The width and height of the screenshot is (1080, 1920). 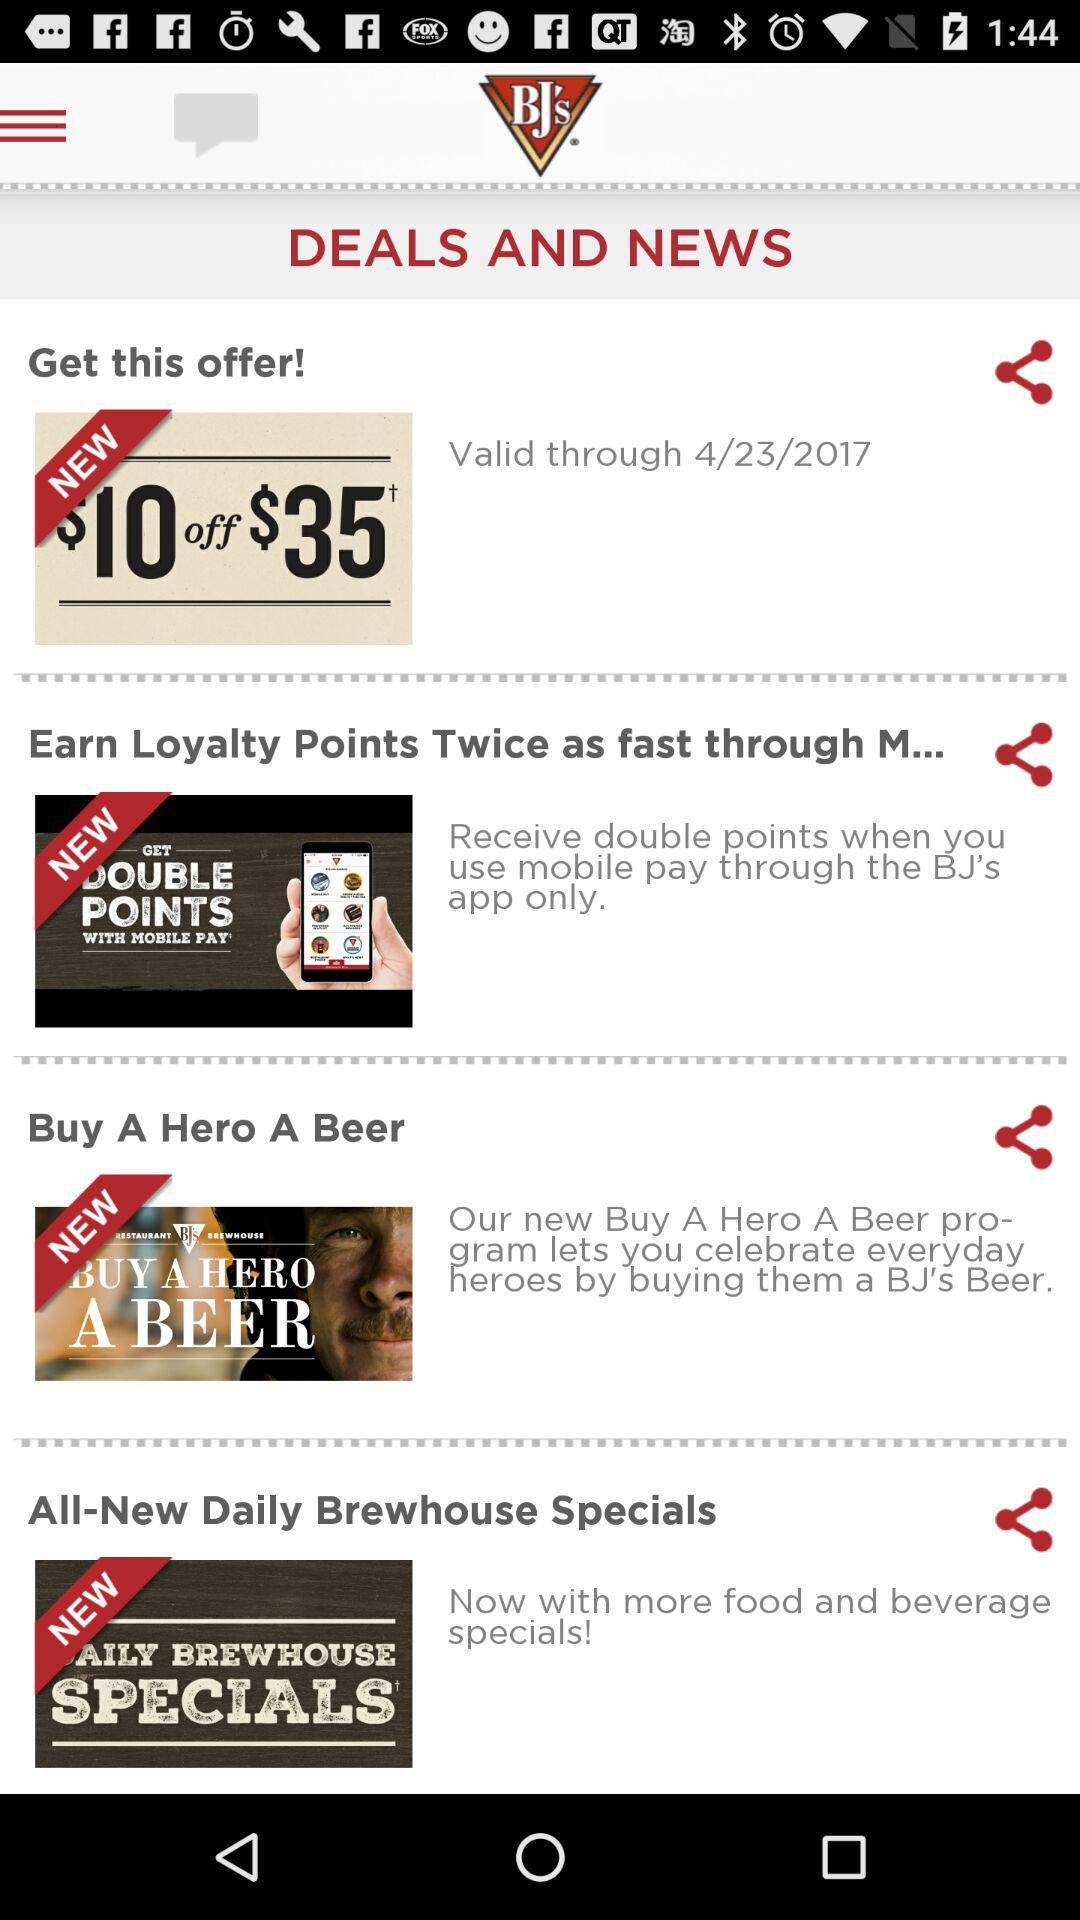 I want to click on the now with more, so click(x=757, y=1615).